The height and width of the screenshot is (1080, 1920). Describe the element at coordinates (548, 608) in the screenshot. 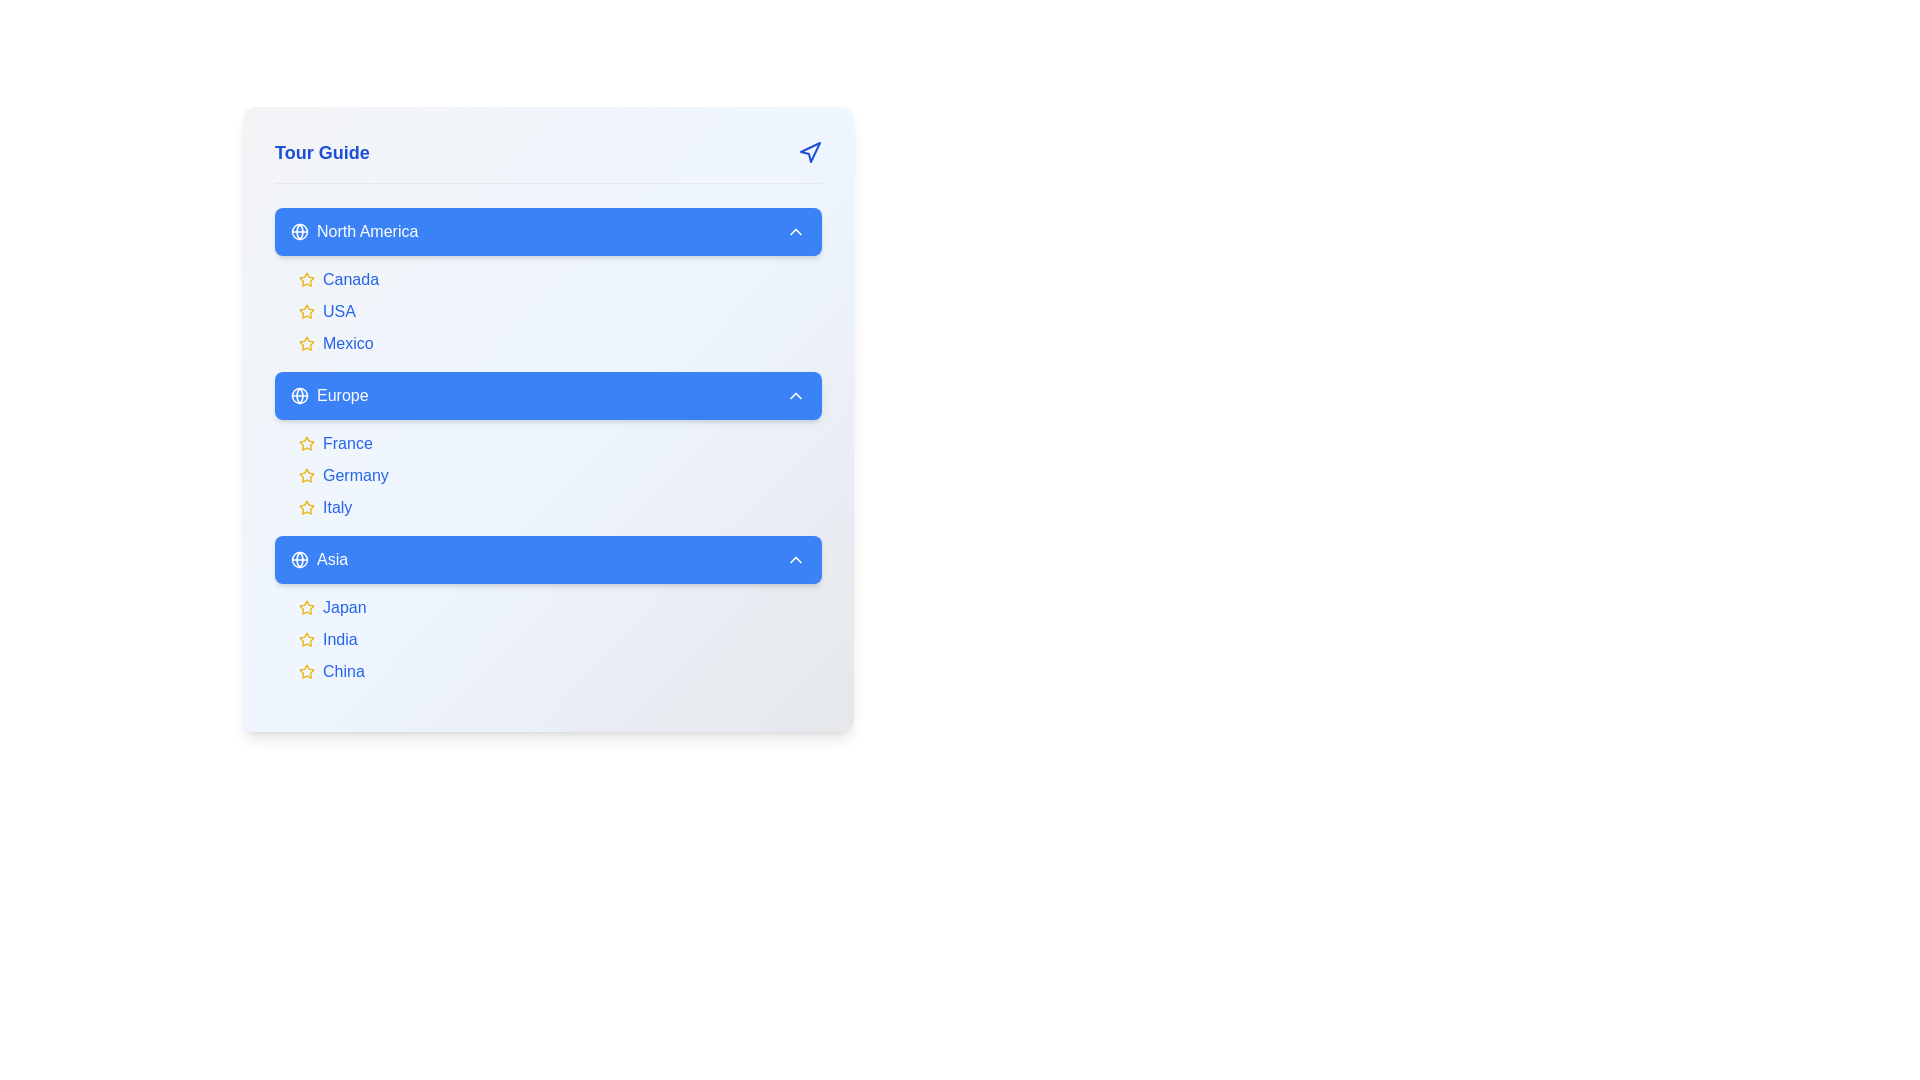

I see `each listed item under the 'Asia' collapsible section located in the 'Tour Guide' sidebar, which is the third section after 'North America' and 'Europe'` at that location.